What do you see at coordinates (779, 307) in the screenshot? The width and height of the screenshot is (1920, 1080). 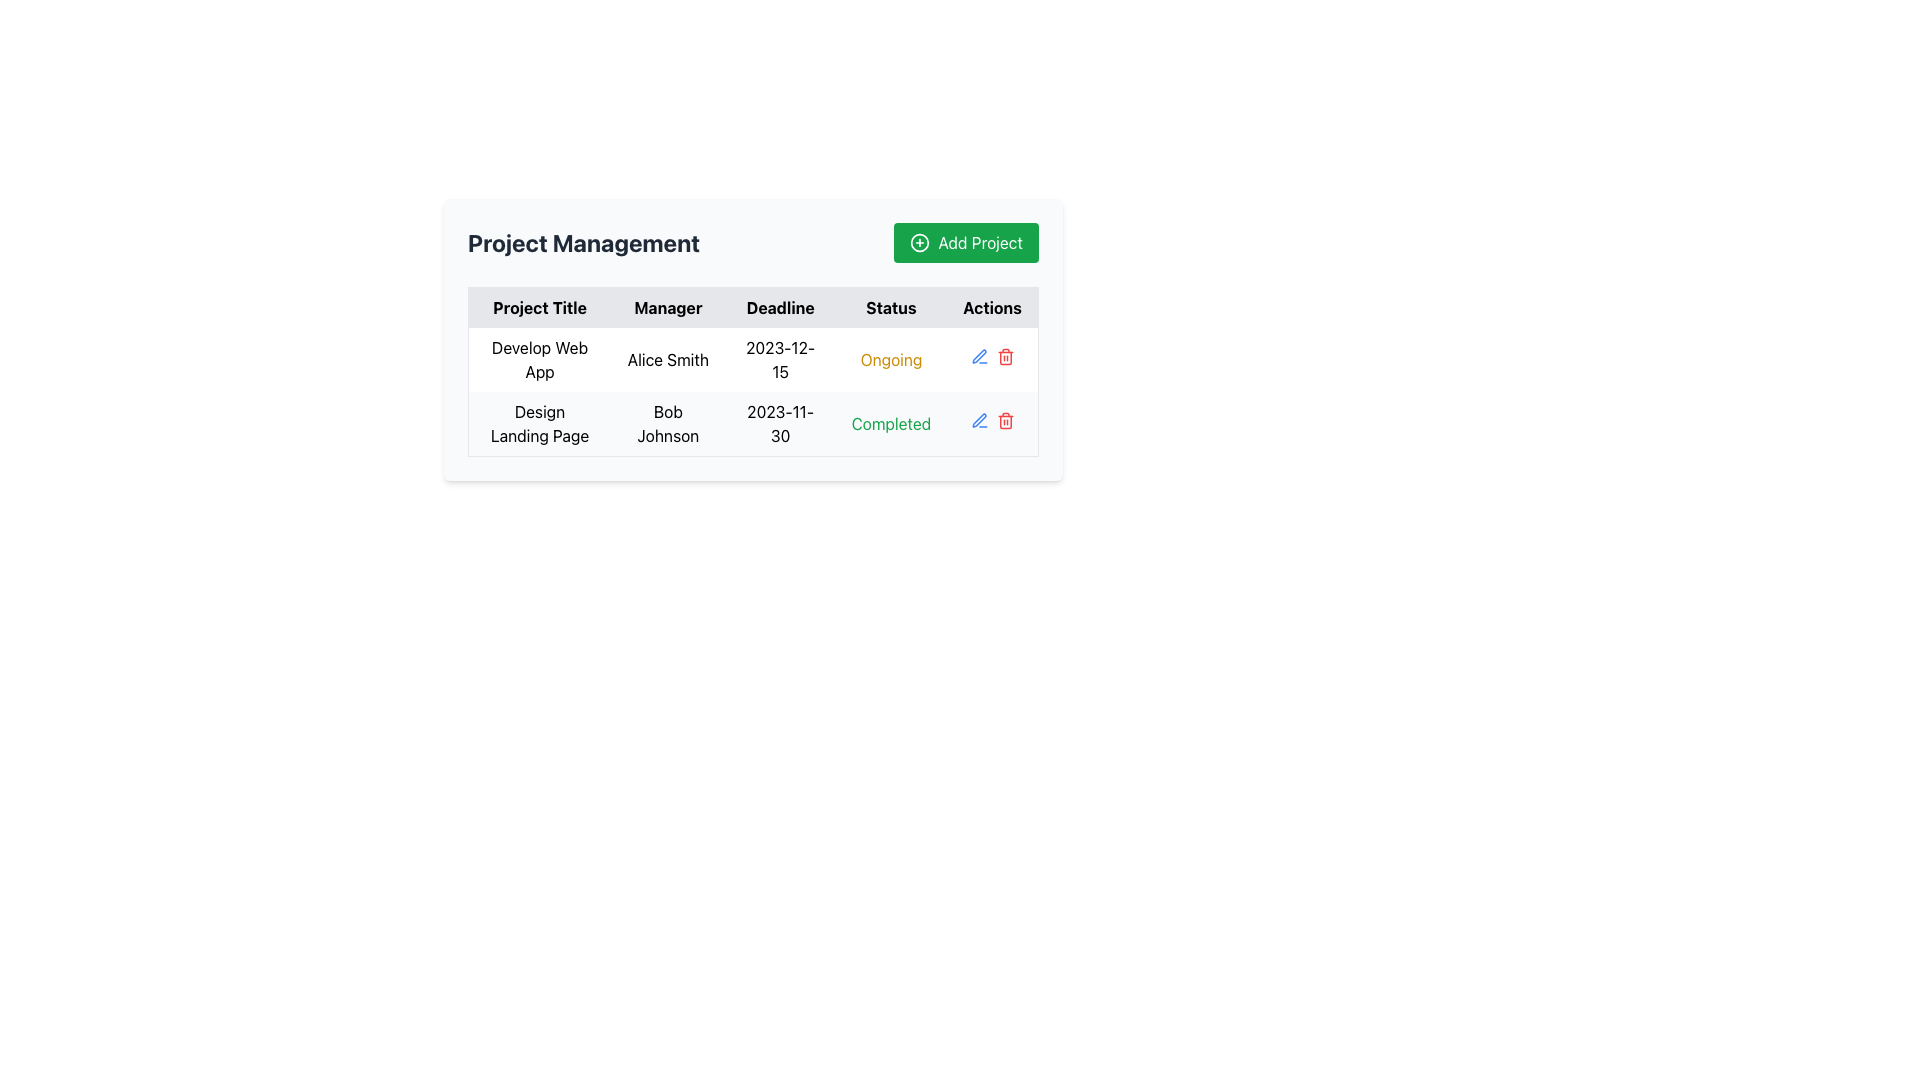 I see `the 'Deadline' text component in the table header` at bounding box center [779, 307].